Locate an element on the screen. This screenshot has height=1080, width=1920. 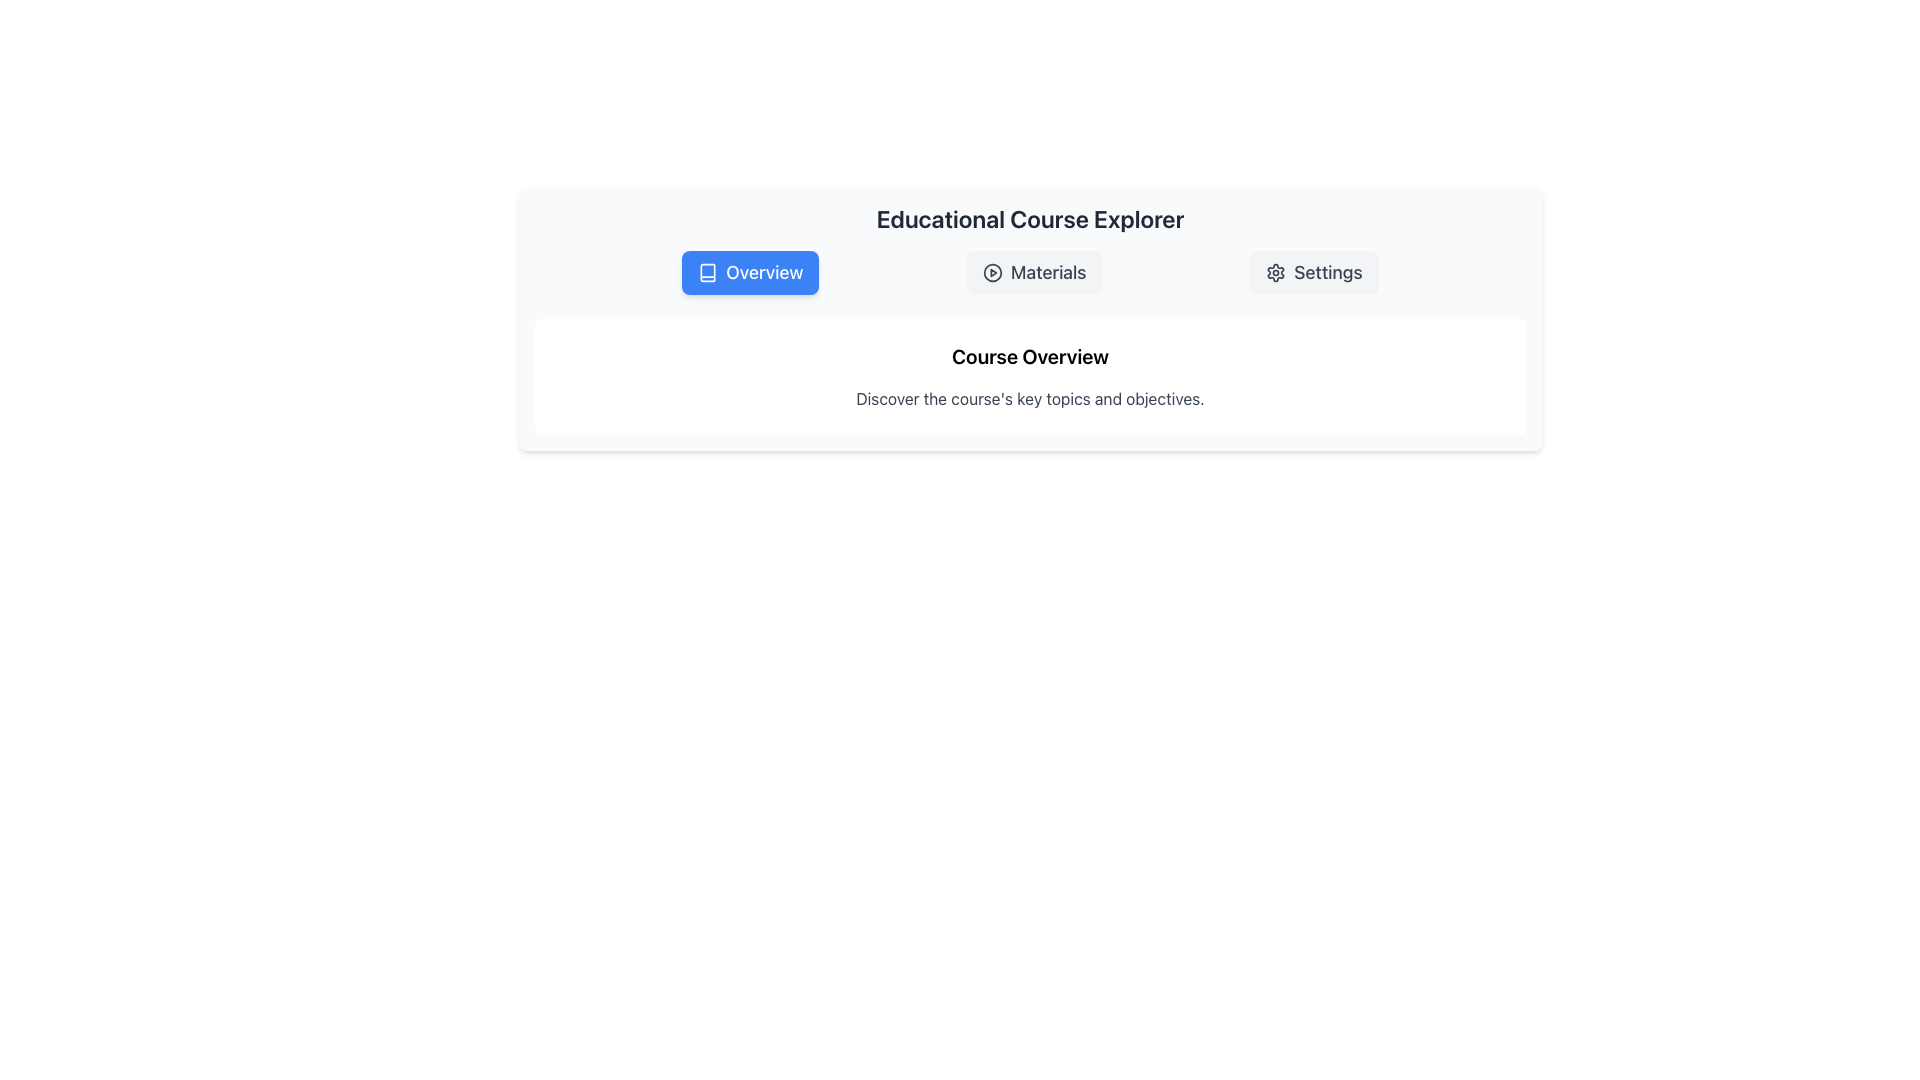
the media-related icon located within the 'Materials' button in the navigation bar is located at coordinates (993, 273).